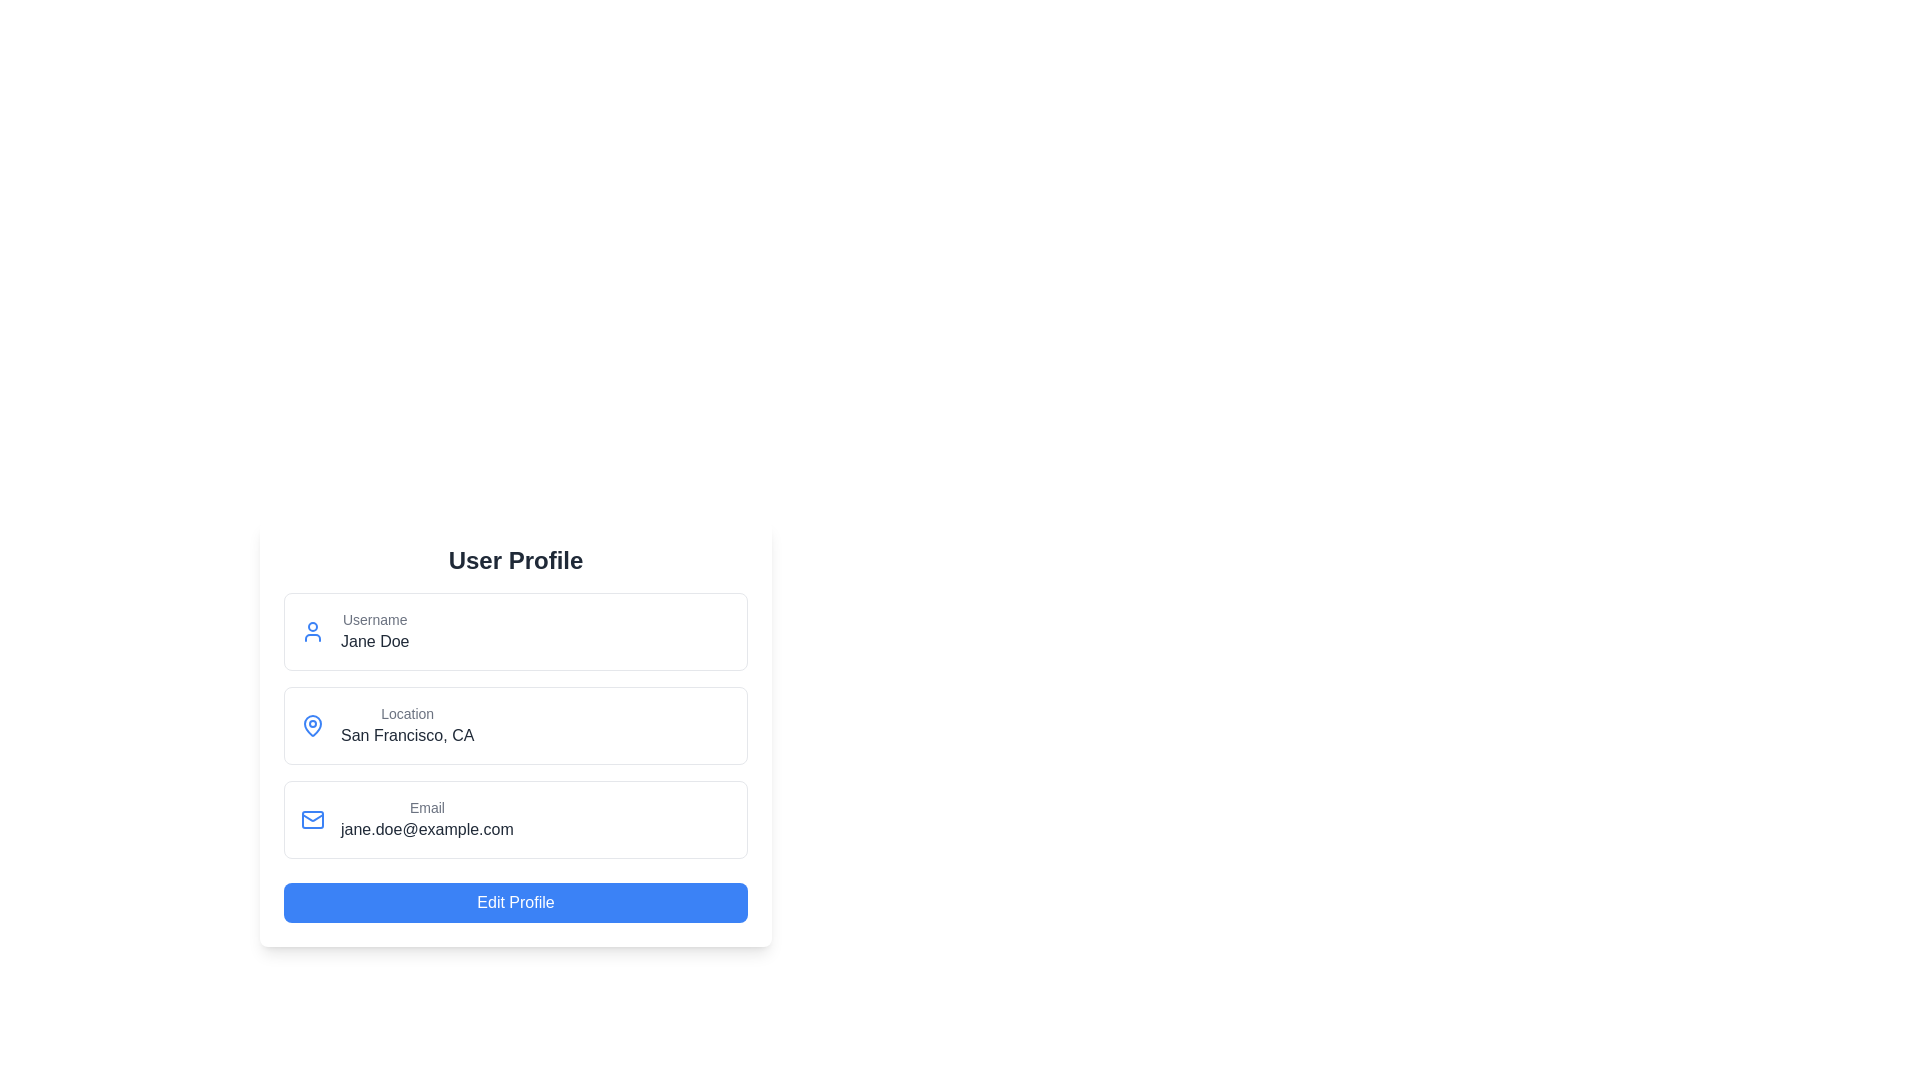  I want to click on the appearance of the flap of the envelope graphic located at the center of the email input field, so click(311, 817).